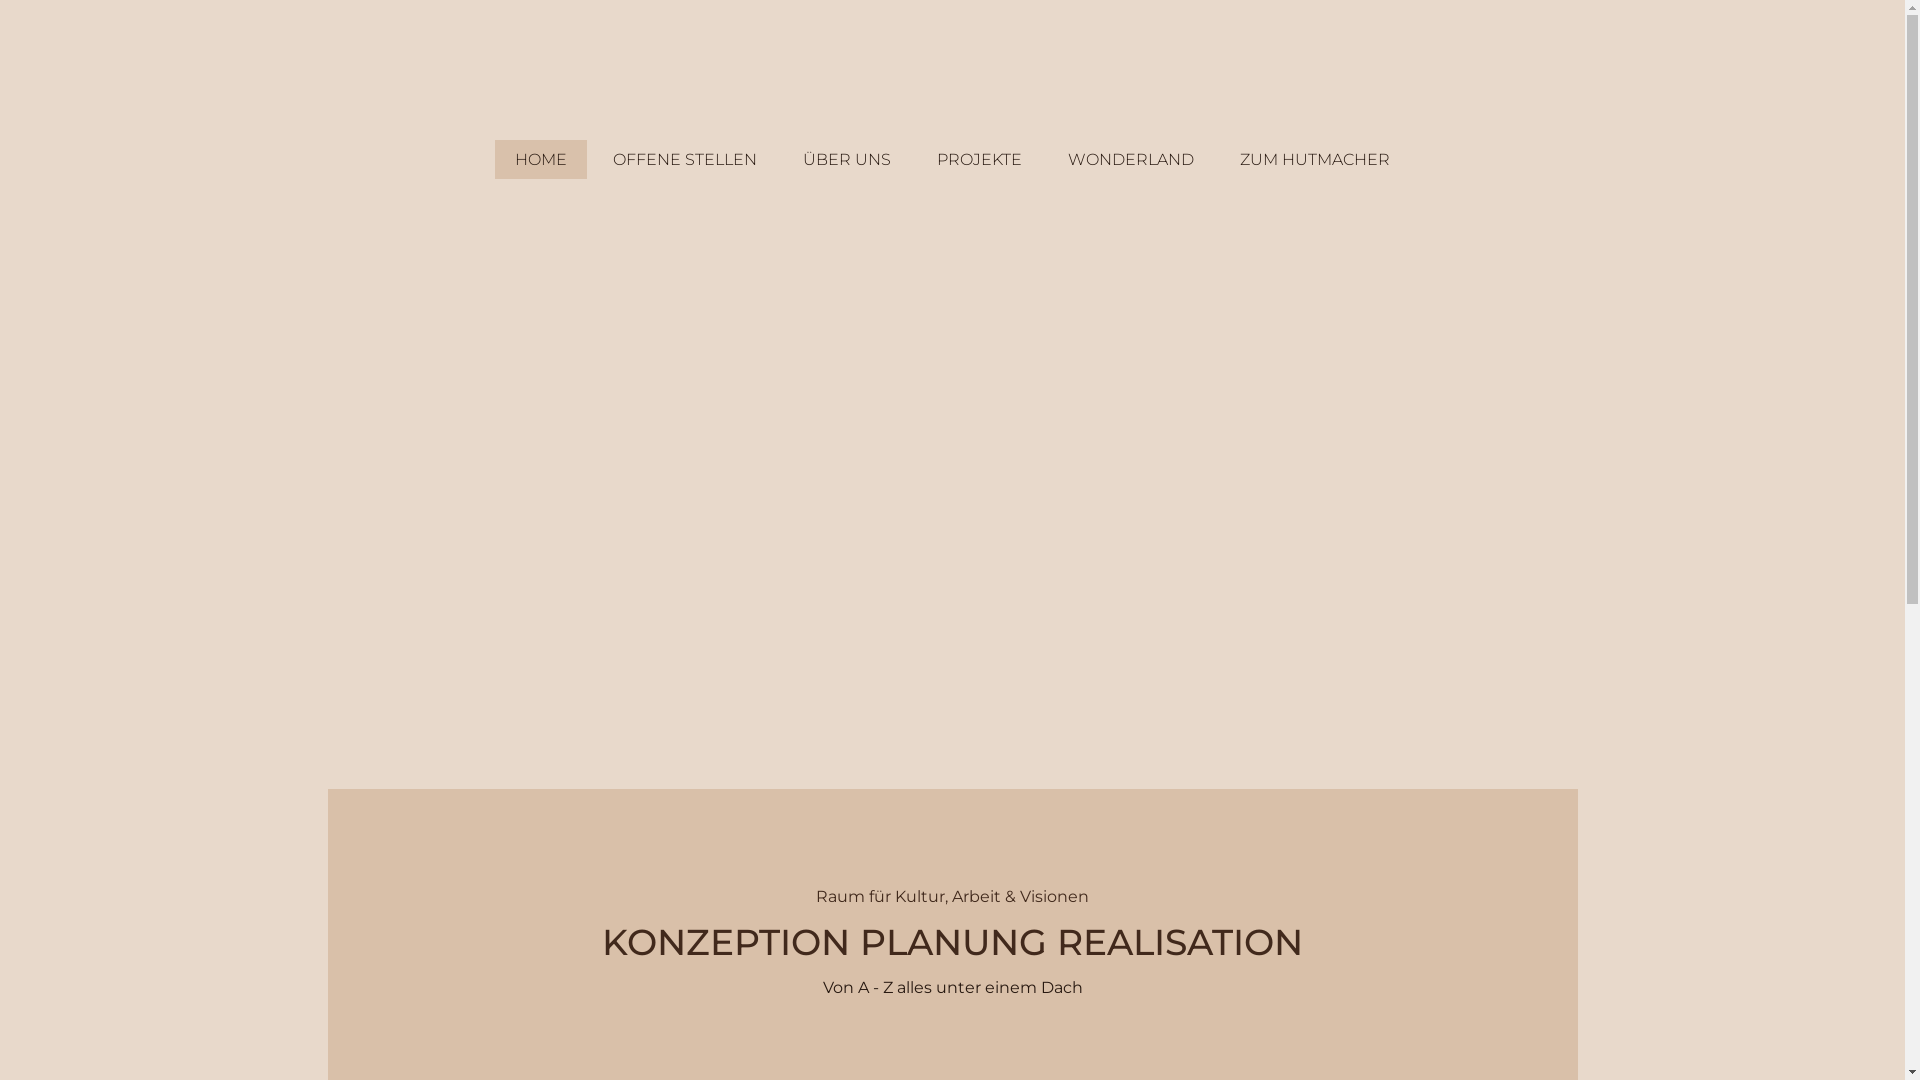  What do you see at coordinates (1046, 158) in the screenshot?
I see `'WONDERLAND'` at bounding box center [1046, 158].